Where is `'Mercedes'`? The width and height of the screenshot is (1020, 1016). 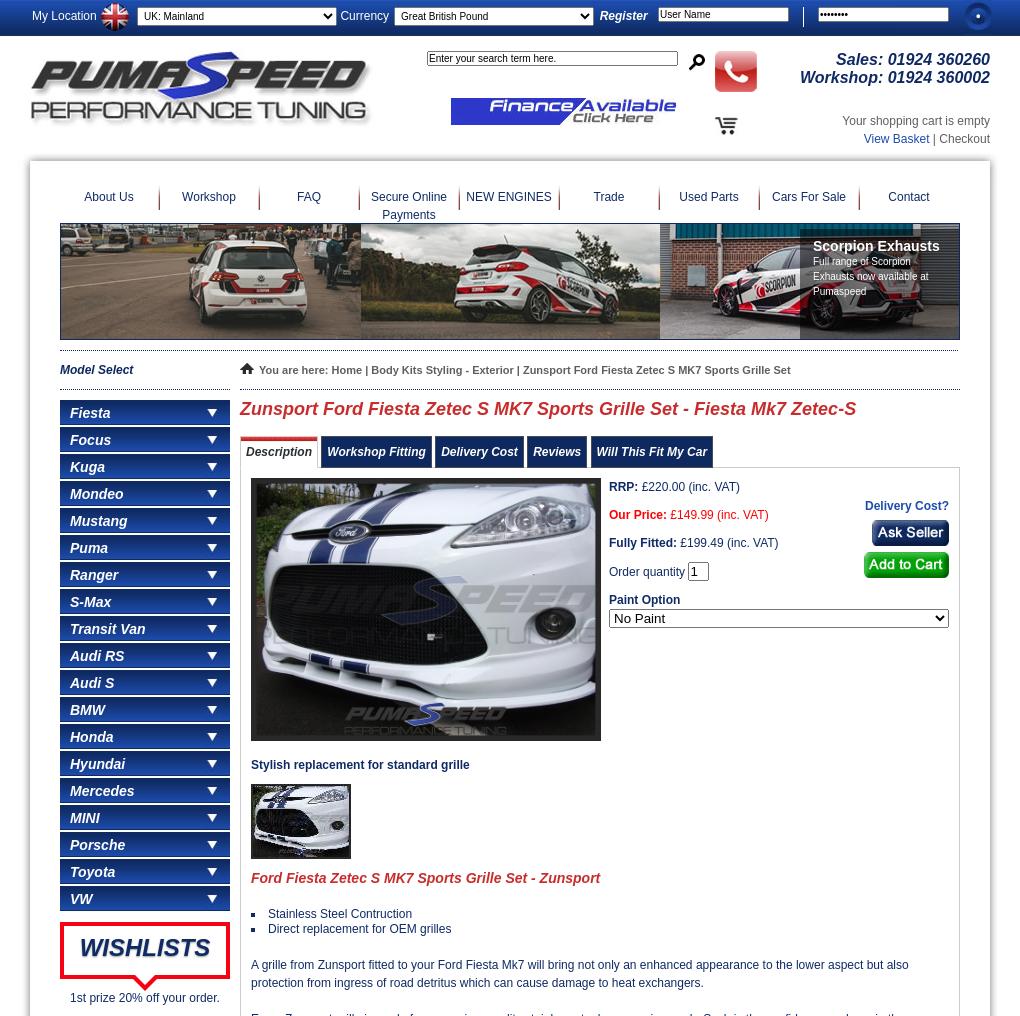
'Mercedes' is located at coordinates (101, 789).